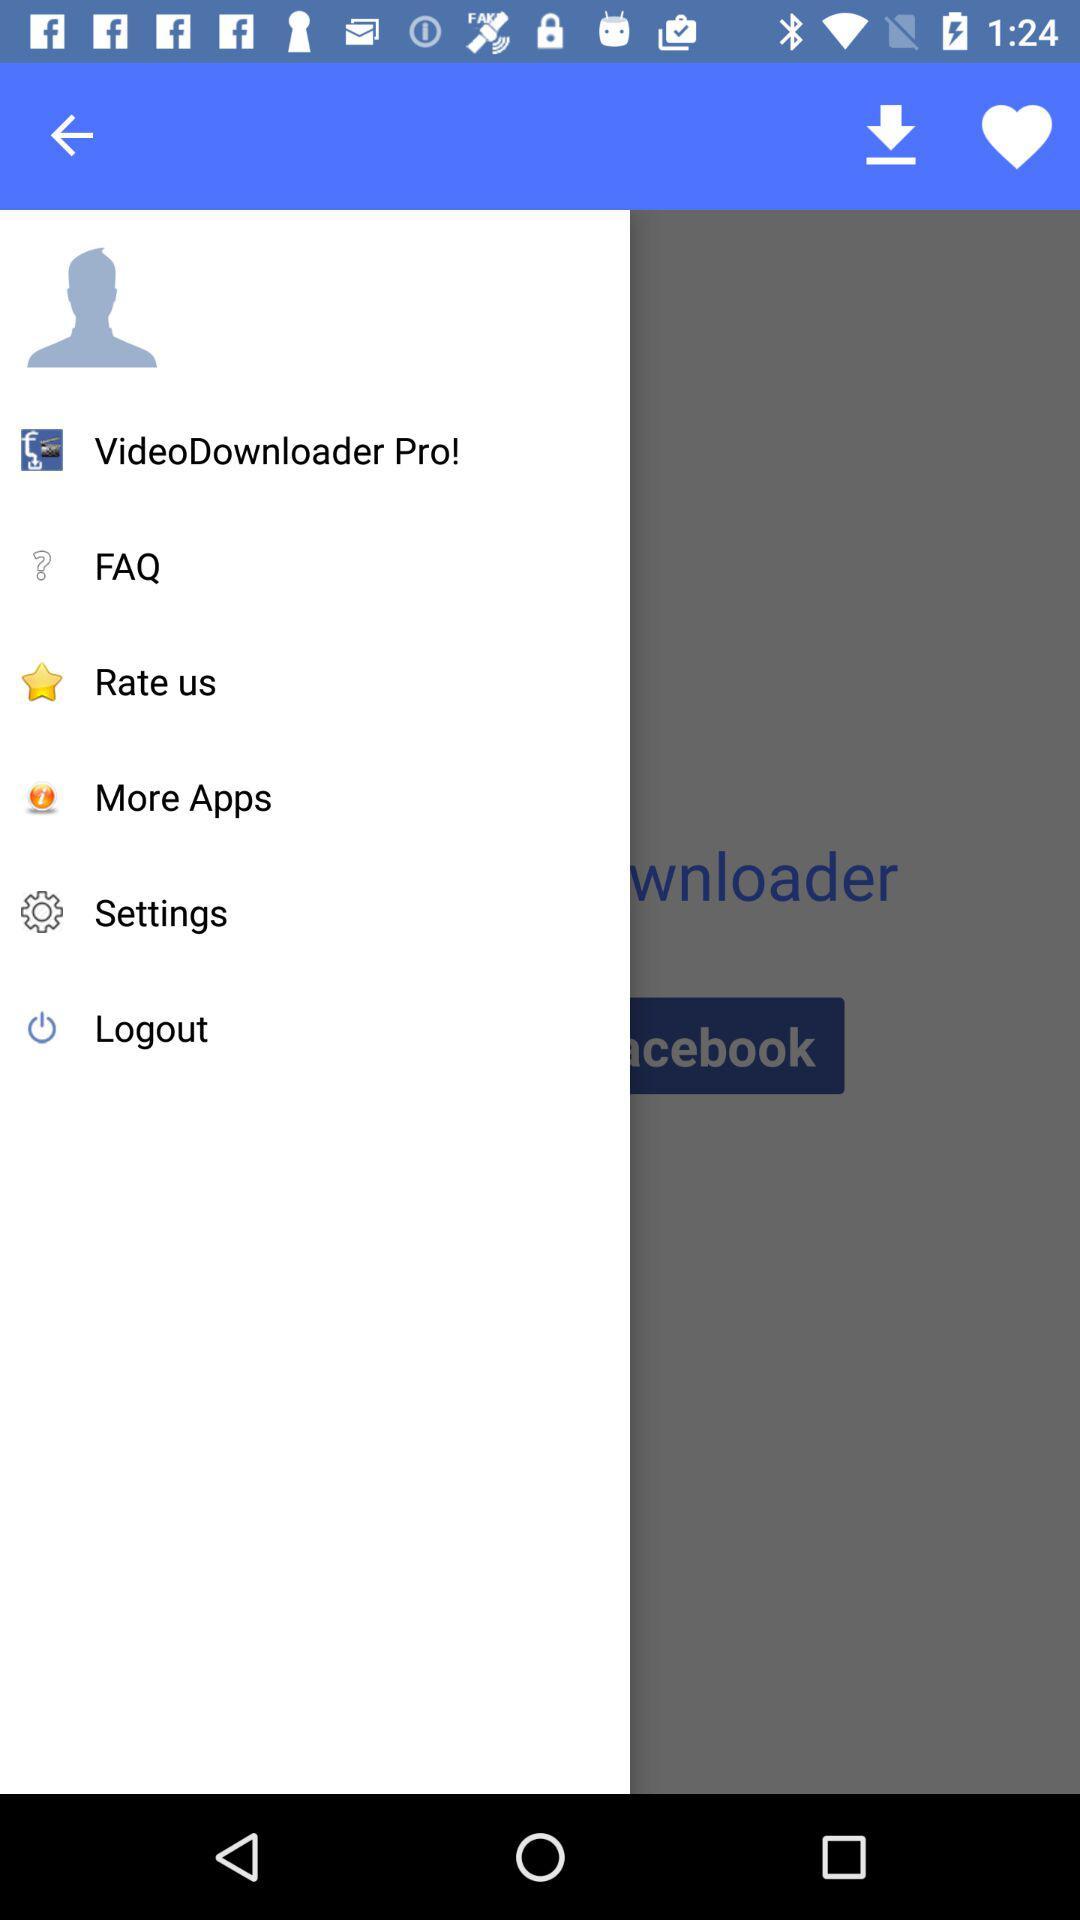 This screenshot has width=1080, height=1920. What do you see at coordinates (150, 1027) in the screenshot?
I see `the logout item` at bounding box center [150, 1027].